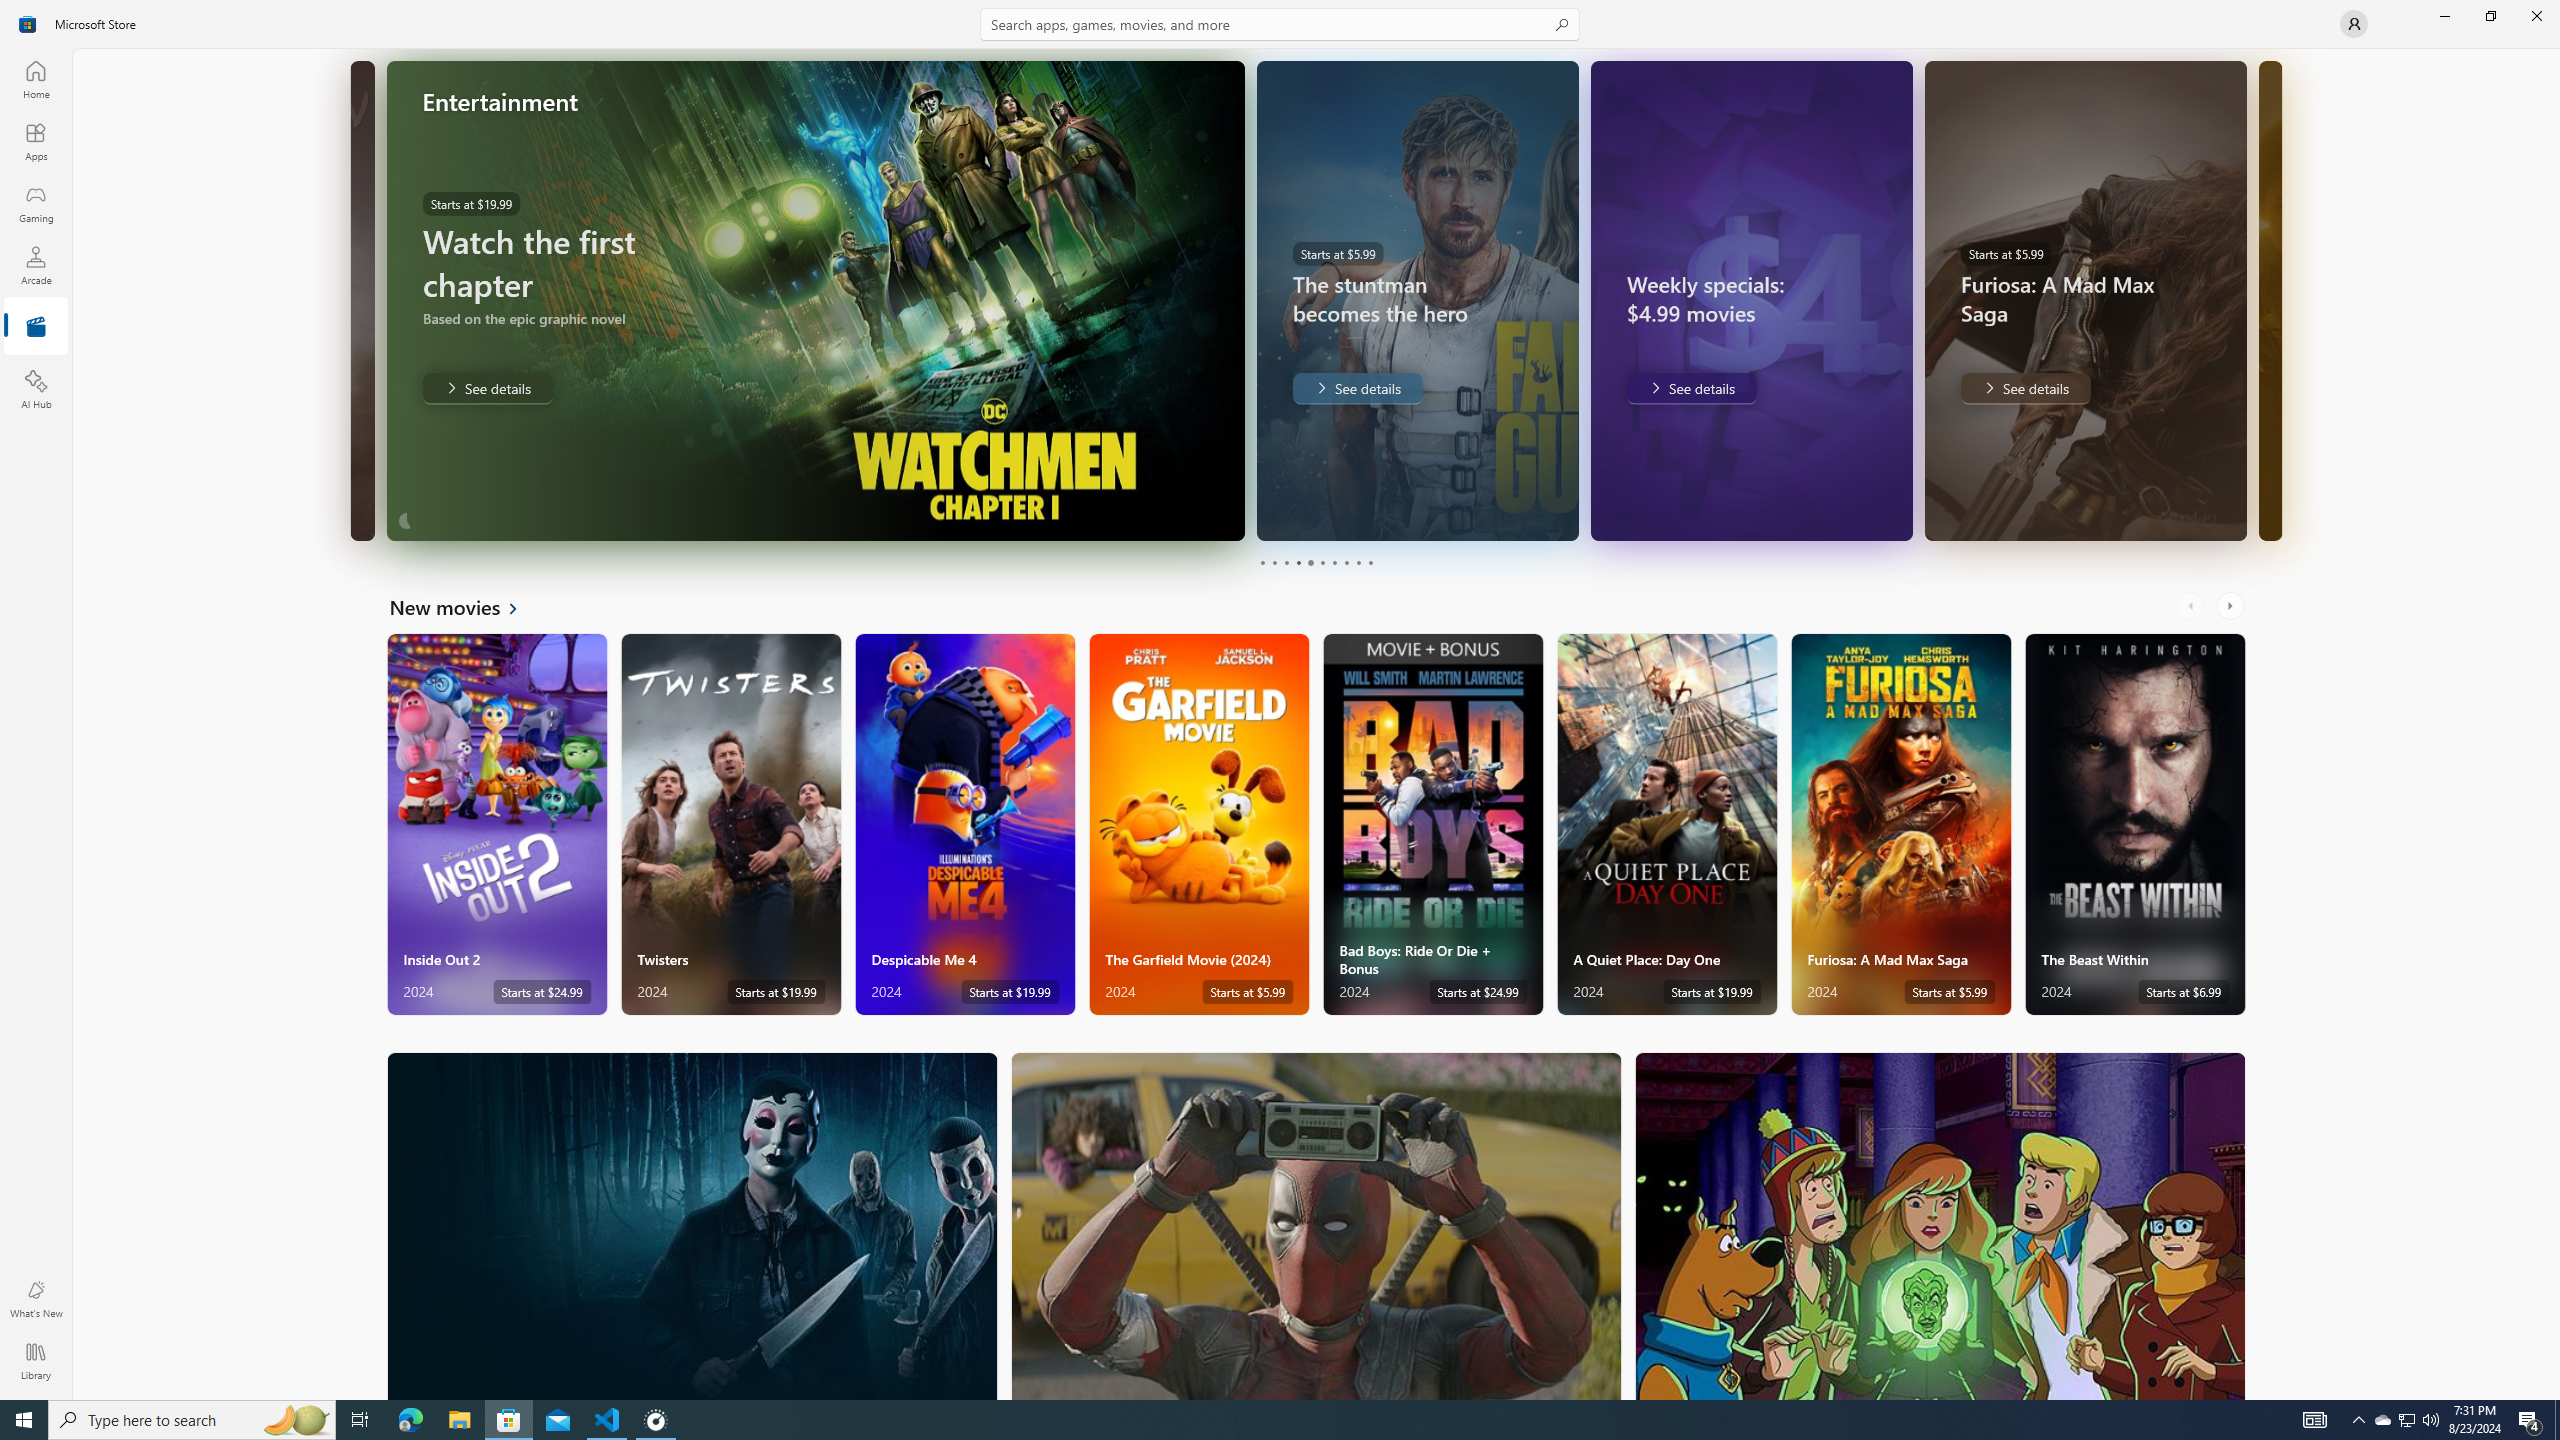  What do you see at coordinates (1369, 562) in the screenshot?
I see `'Page 10'` at bounding box center [1369, 562].